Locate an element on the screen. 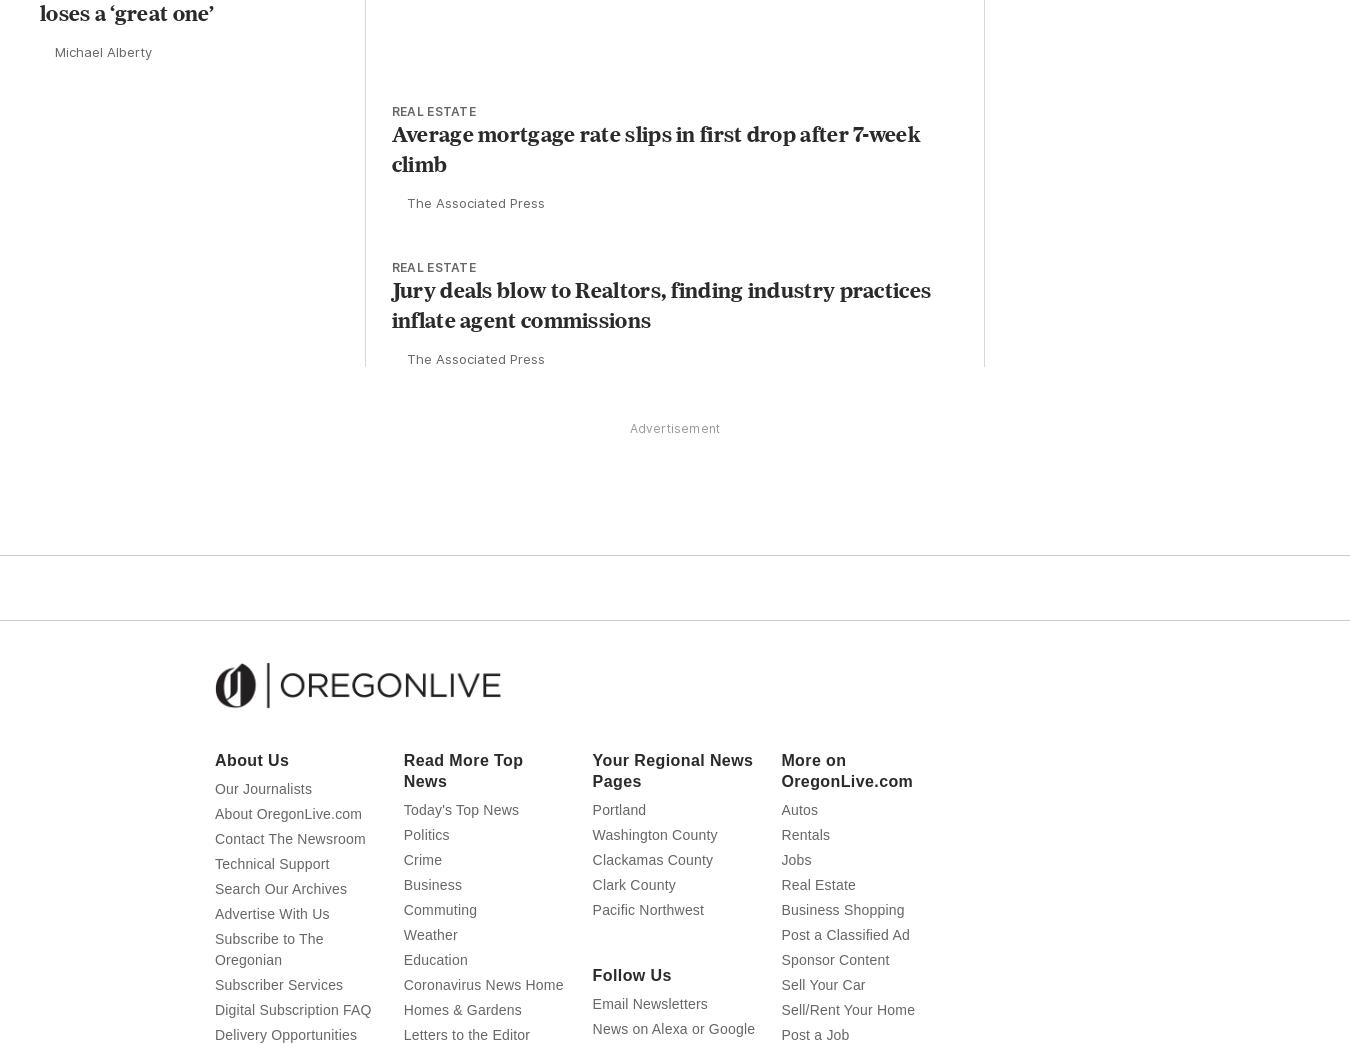 Image resolution: width=1350 pixels, height=1044 pixels. 'Our Journalists' is located at coordinates (262, 826).